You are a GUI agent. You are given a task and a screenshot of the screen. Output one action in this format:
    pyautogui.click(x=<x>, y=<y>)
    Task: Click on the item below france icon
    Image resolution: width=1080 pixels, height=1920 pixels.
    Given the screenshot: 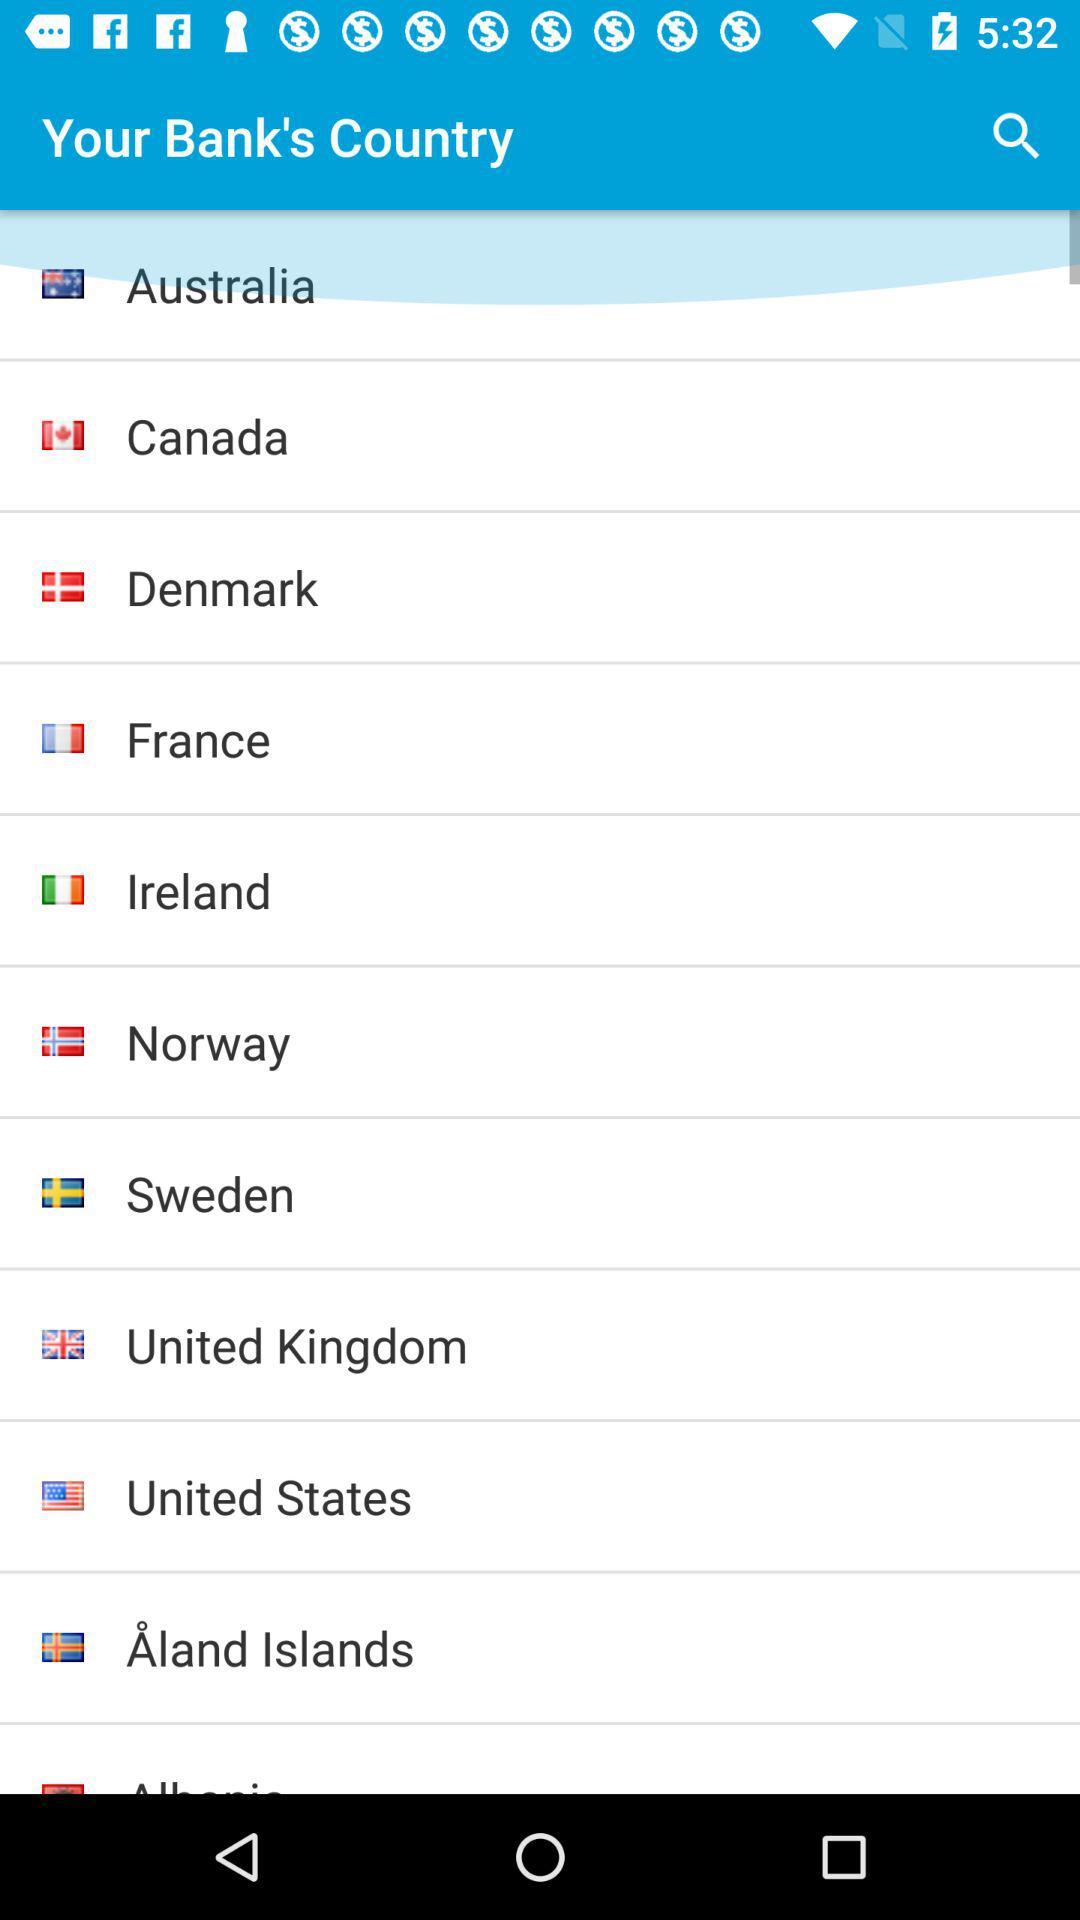 What is the action you would take?
    pyautogui.click(x=582, y=889)
    